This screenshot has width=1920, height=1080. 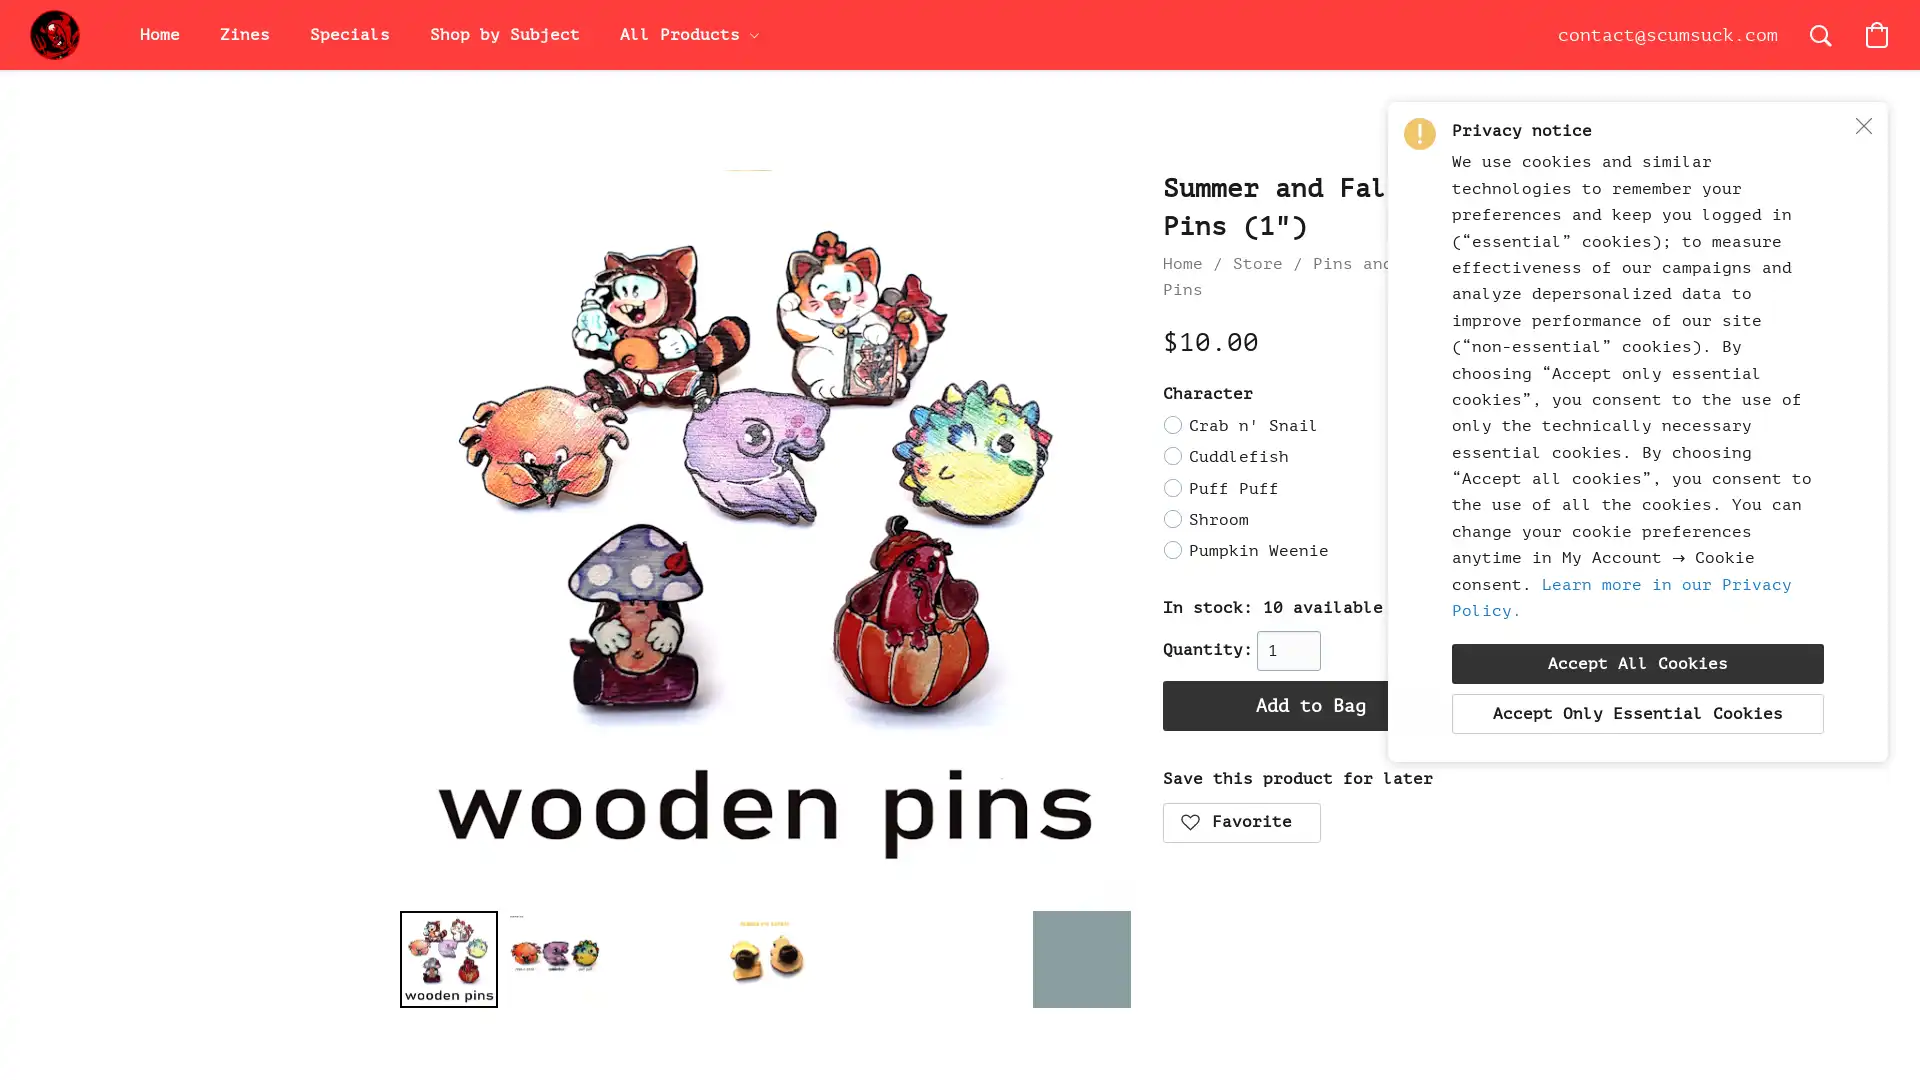 What do you see at coordinates (1637, 712) in the screenshot?
I see `Accept Only Essential Cookies` at bounding box center [1637, 712].